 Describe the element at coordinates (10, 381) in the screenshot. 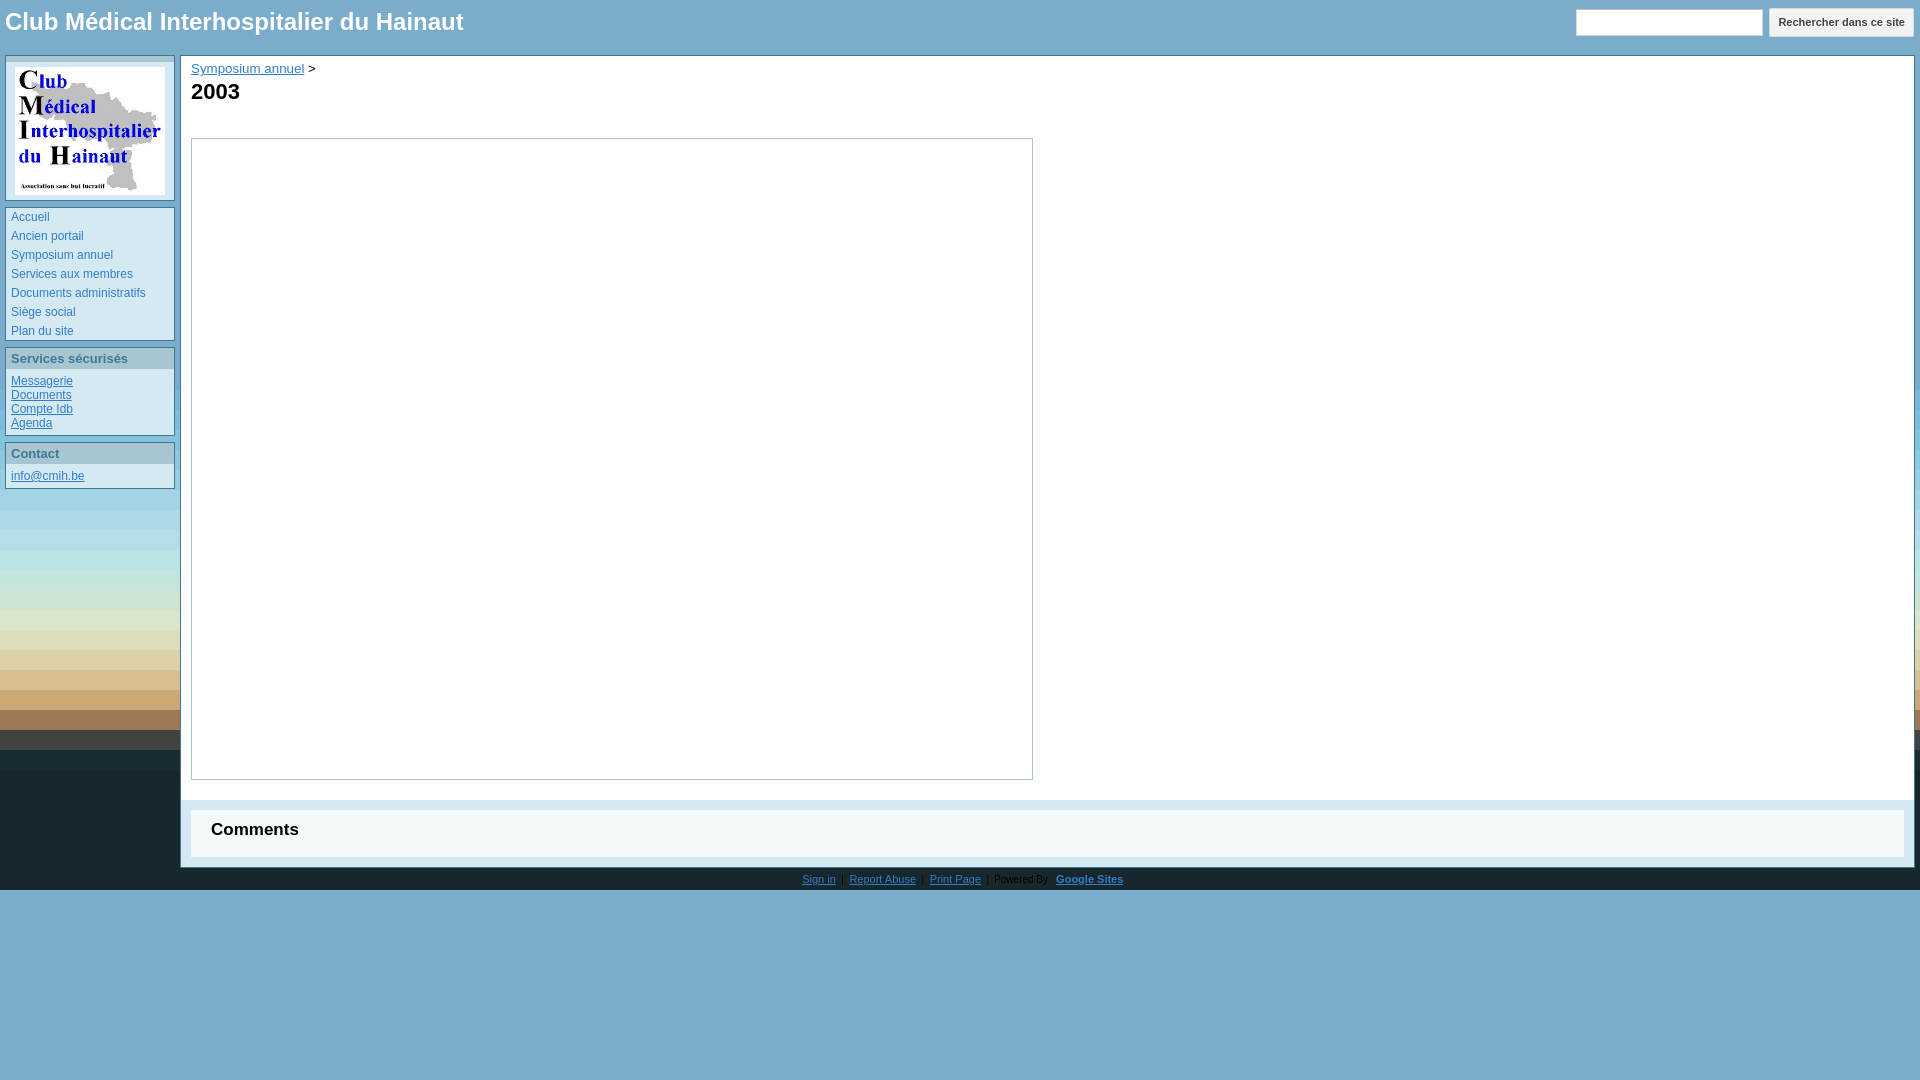

I see `'Messagerie'` at that location.